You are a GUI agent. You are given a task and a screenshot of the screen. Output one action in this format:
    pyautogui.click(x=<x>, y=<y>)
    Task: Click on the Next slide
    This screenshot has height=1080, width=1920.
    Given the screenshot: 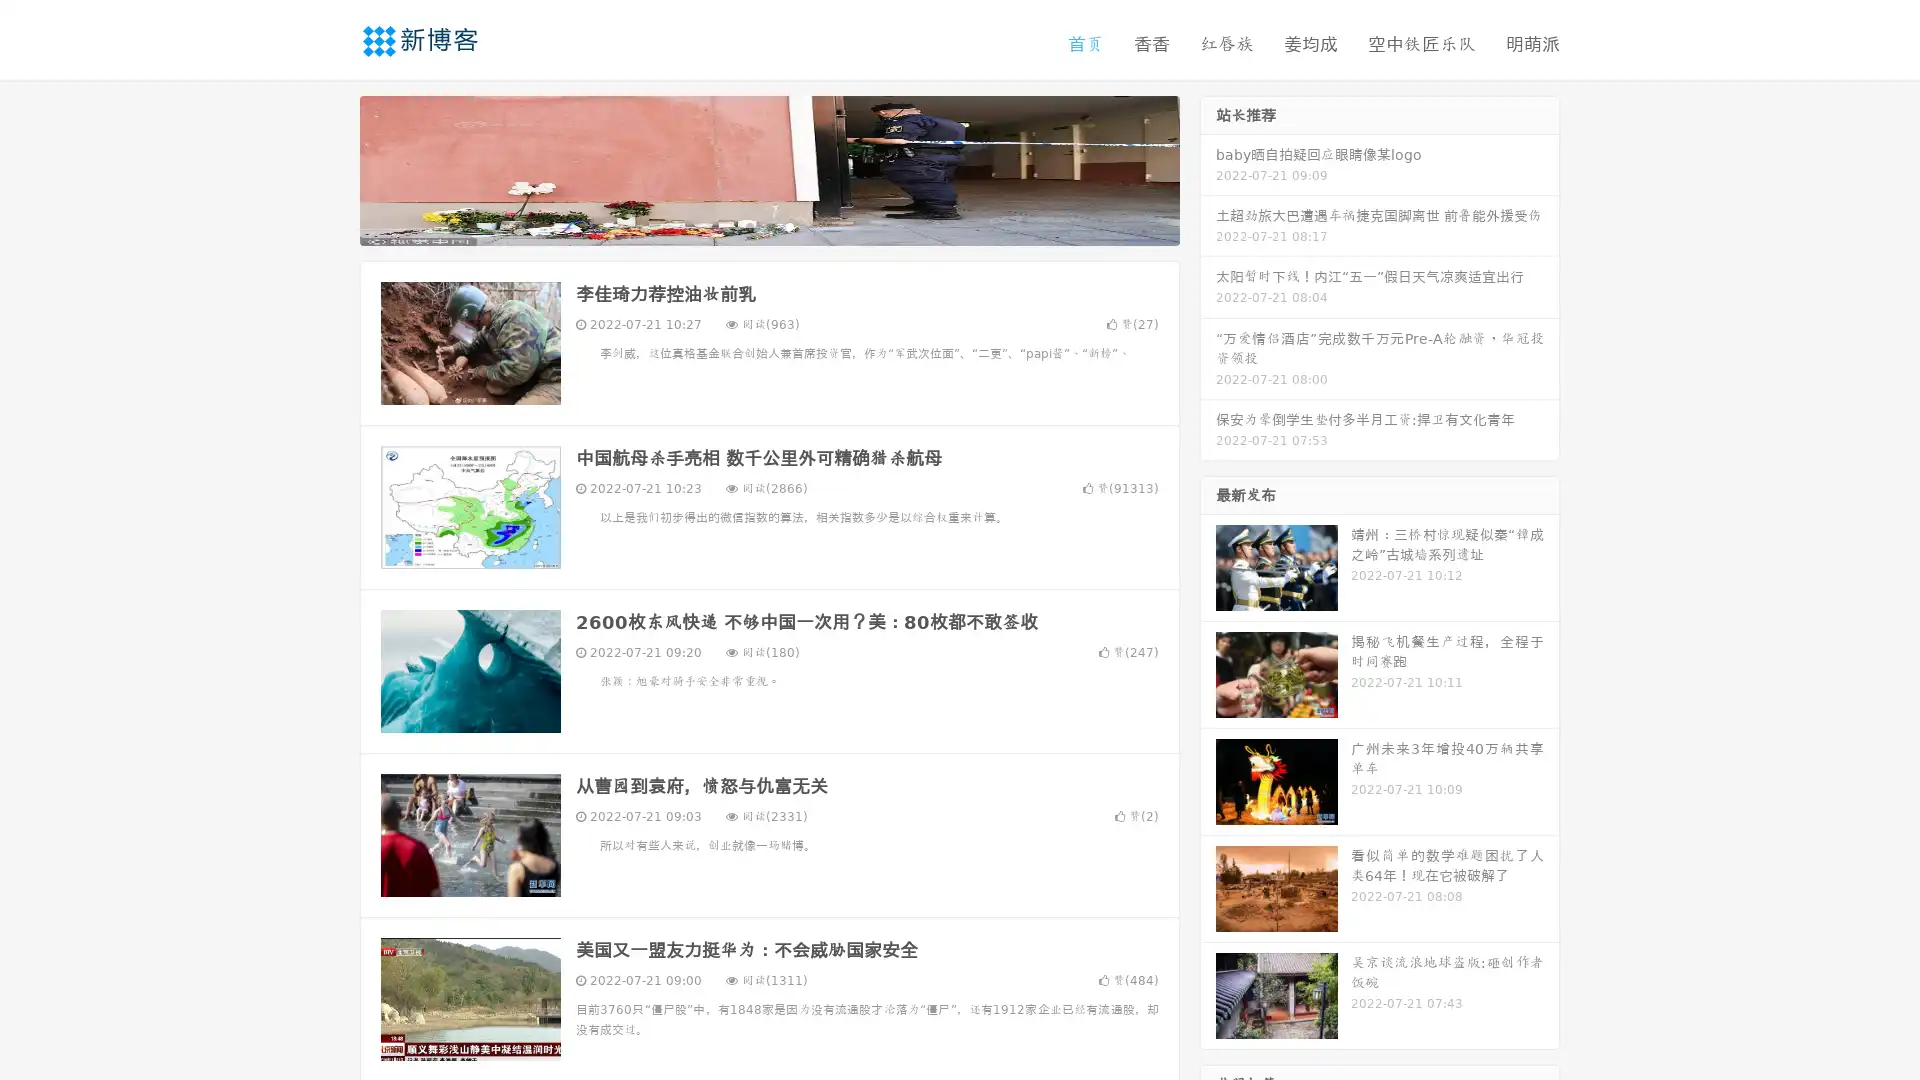 What is the action you would take?
    pyautogui.click(x=1208, y=168)
    